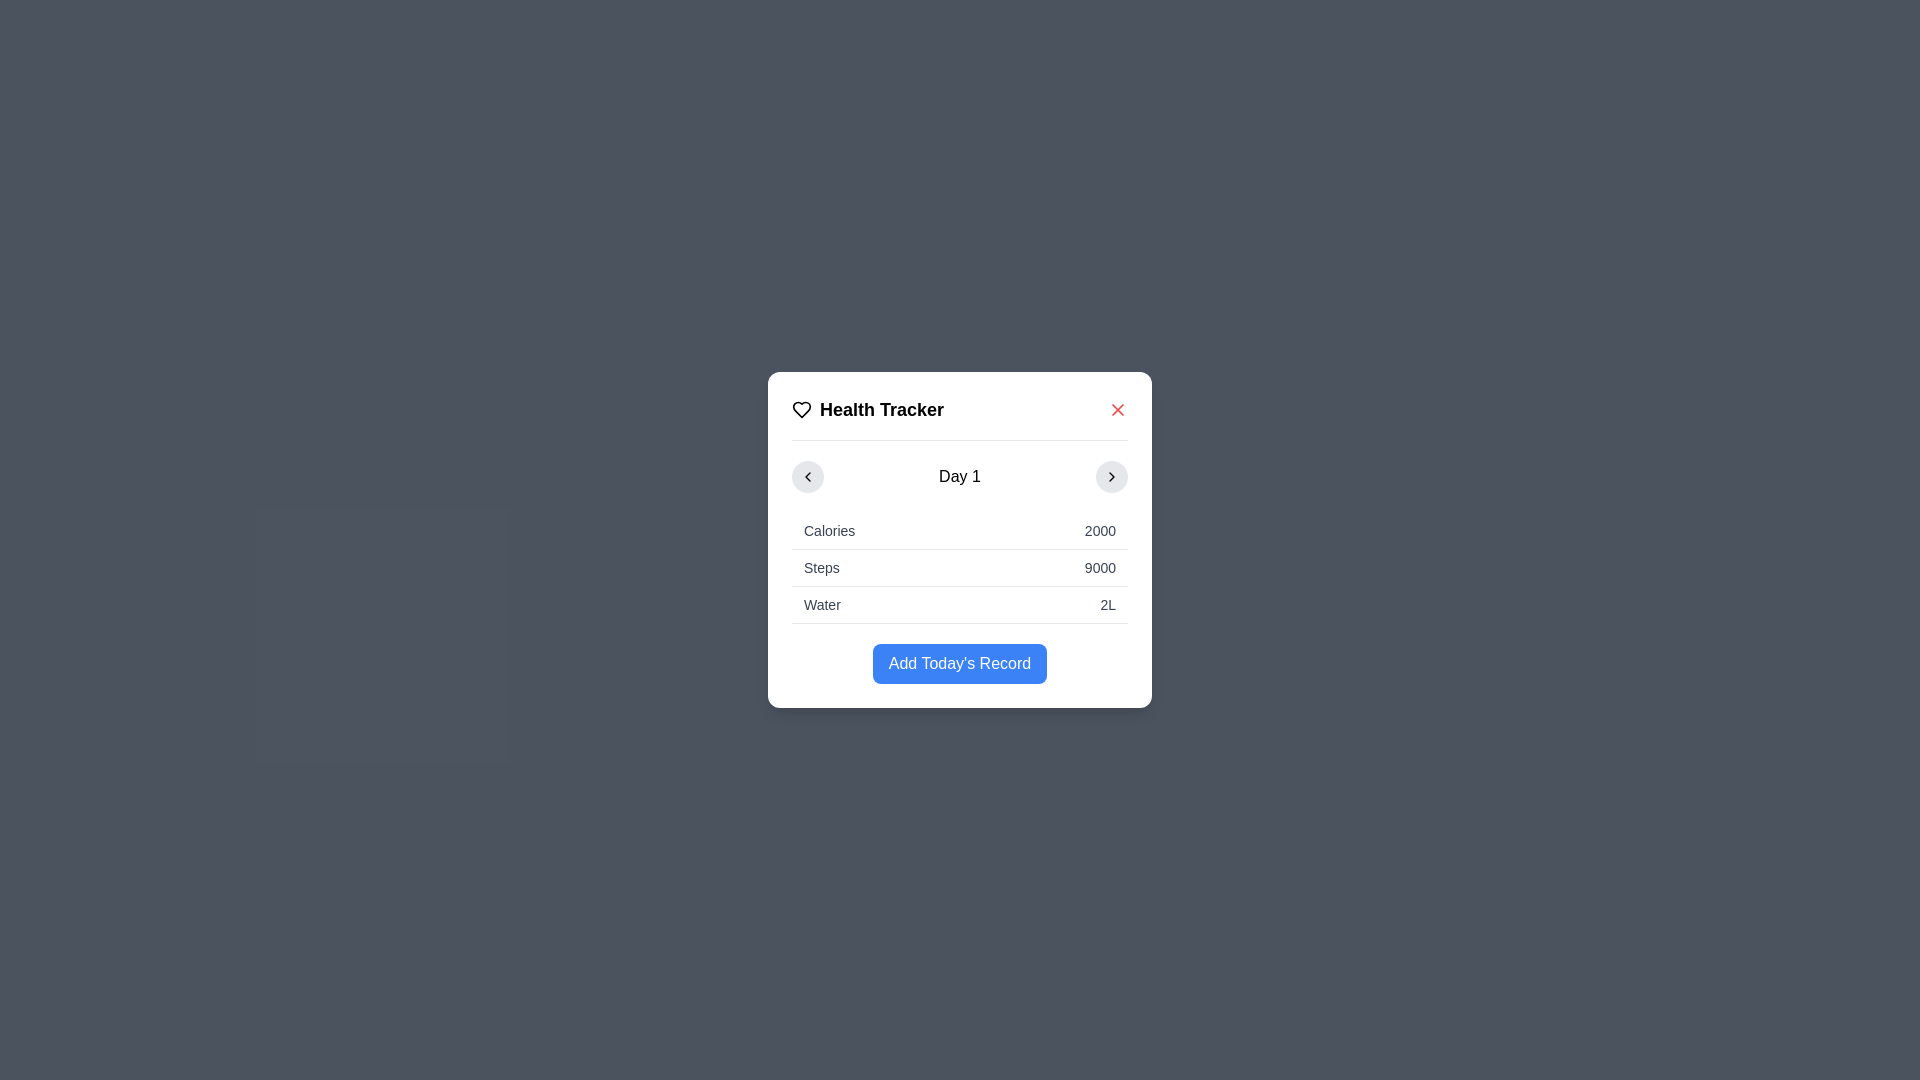 The height and width of the screenshot is (1080, 1920). Describe the element at coordinates (821, 567) in the screenshot. I see `the static text label displaying the word 'Steps', which is in bold serif font and positioned to the left of the numerical value '9000'` at that location.